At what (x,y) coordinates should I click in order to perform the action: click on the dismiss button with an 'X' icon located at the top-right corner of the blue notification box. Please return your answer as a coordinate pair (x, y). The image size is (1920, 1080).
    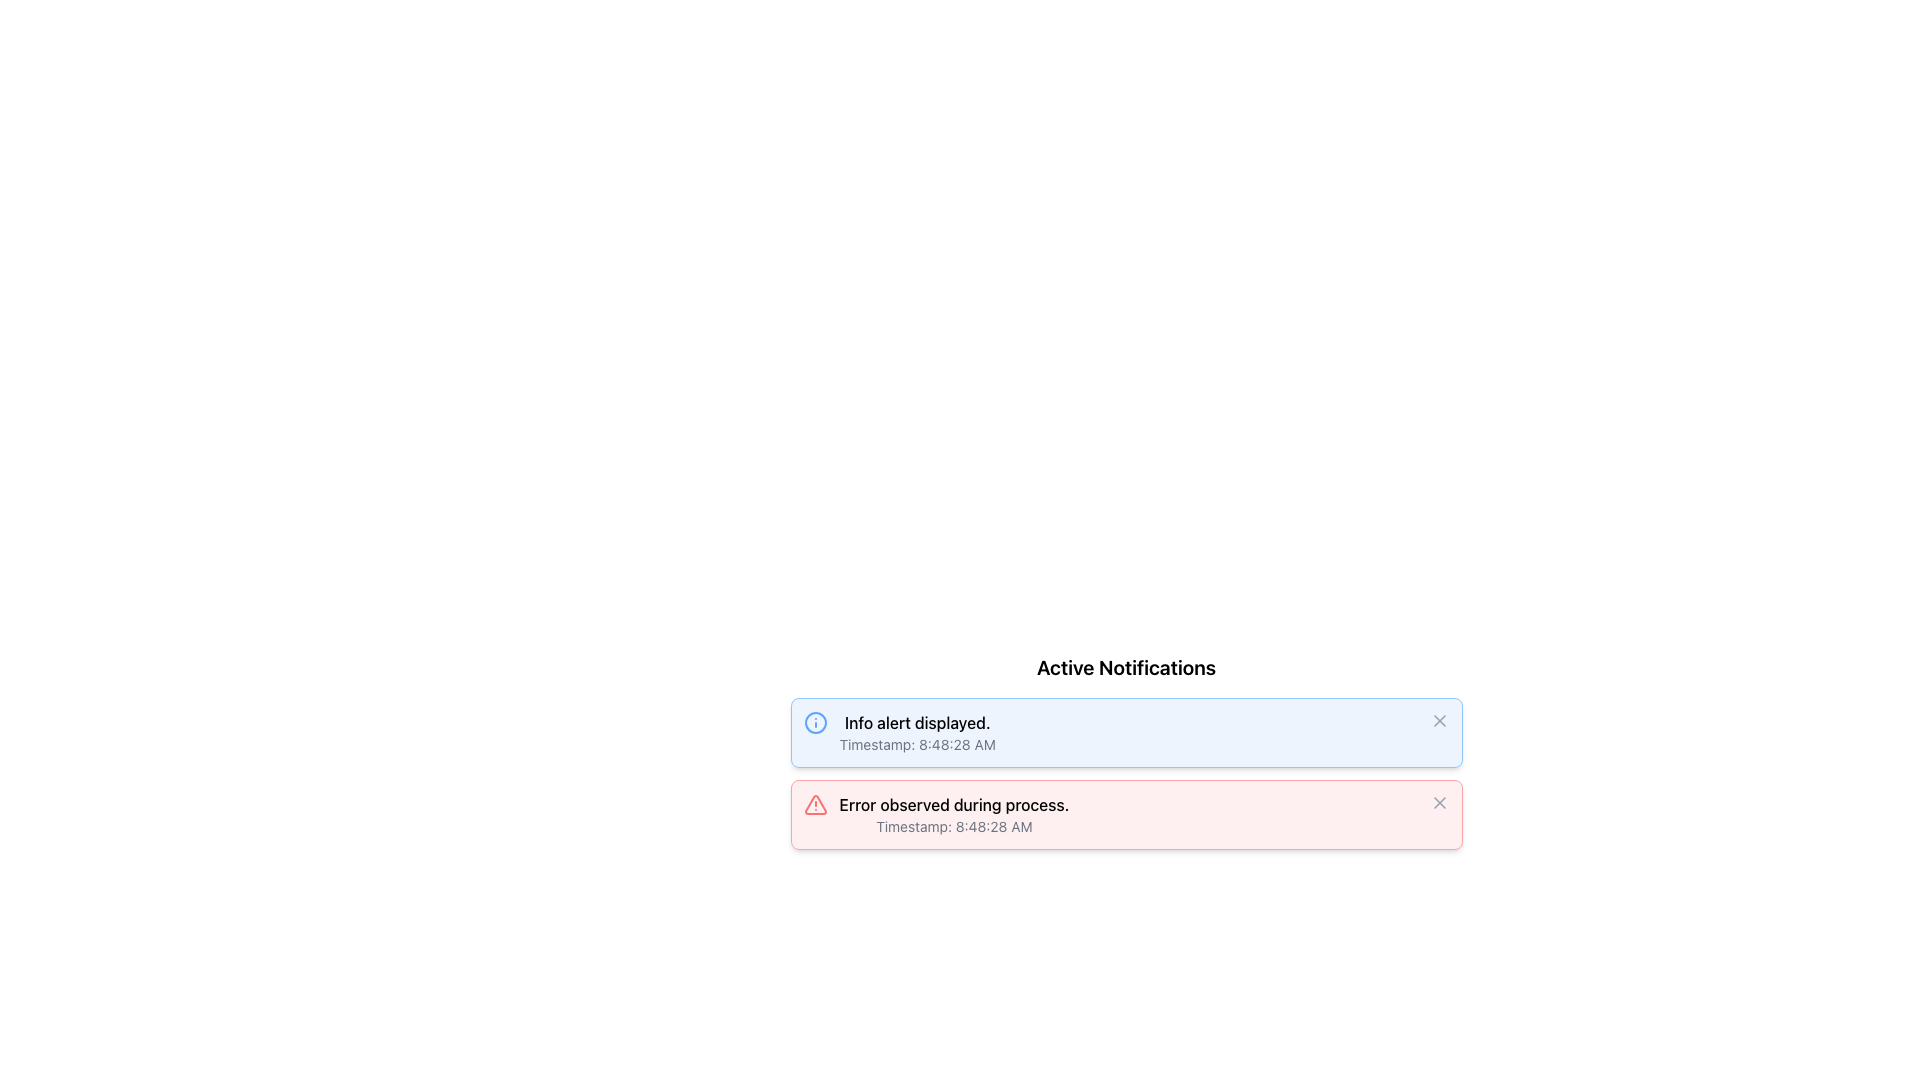
    Looking at the image, I should click on (1438, 721).